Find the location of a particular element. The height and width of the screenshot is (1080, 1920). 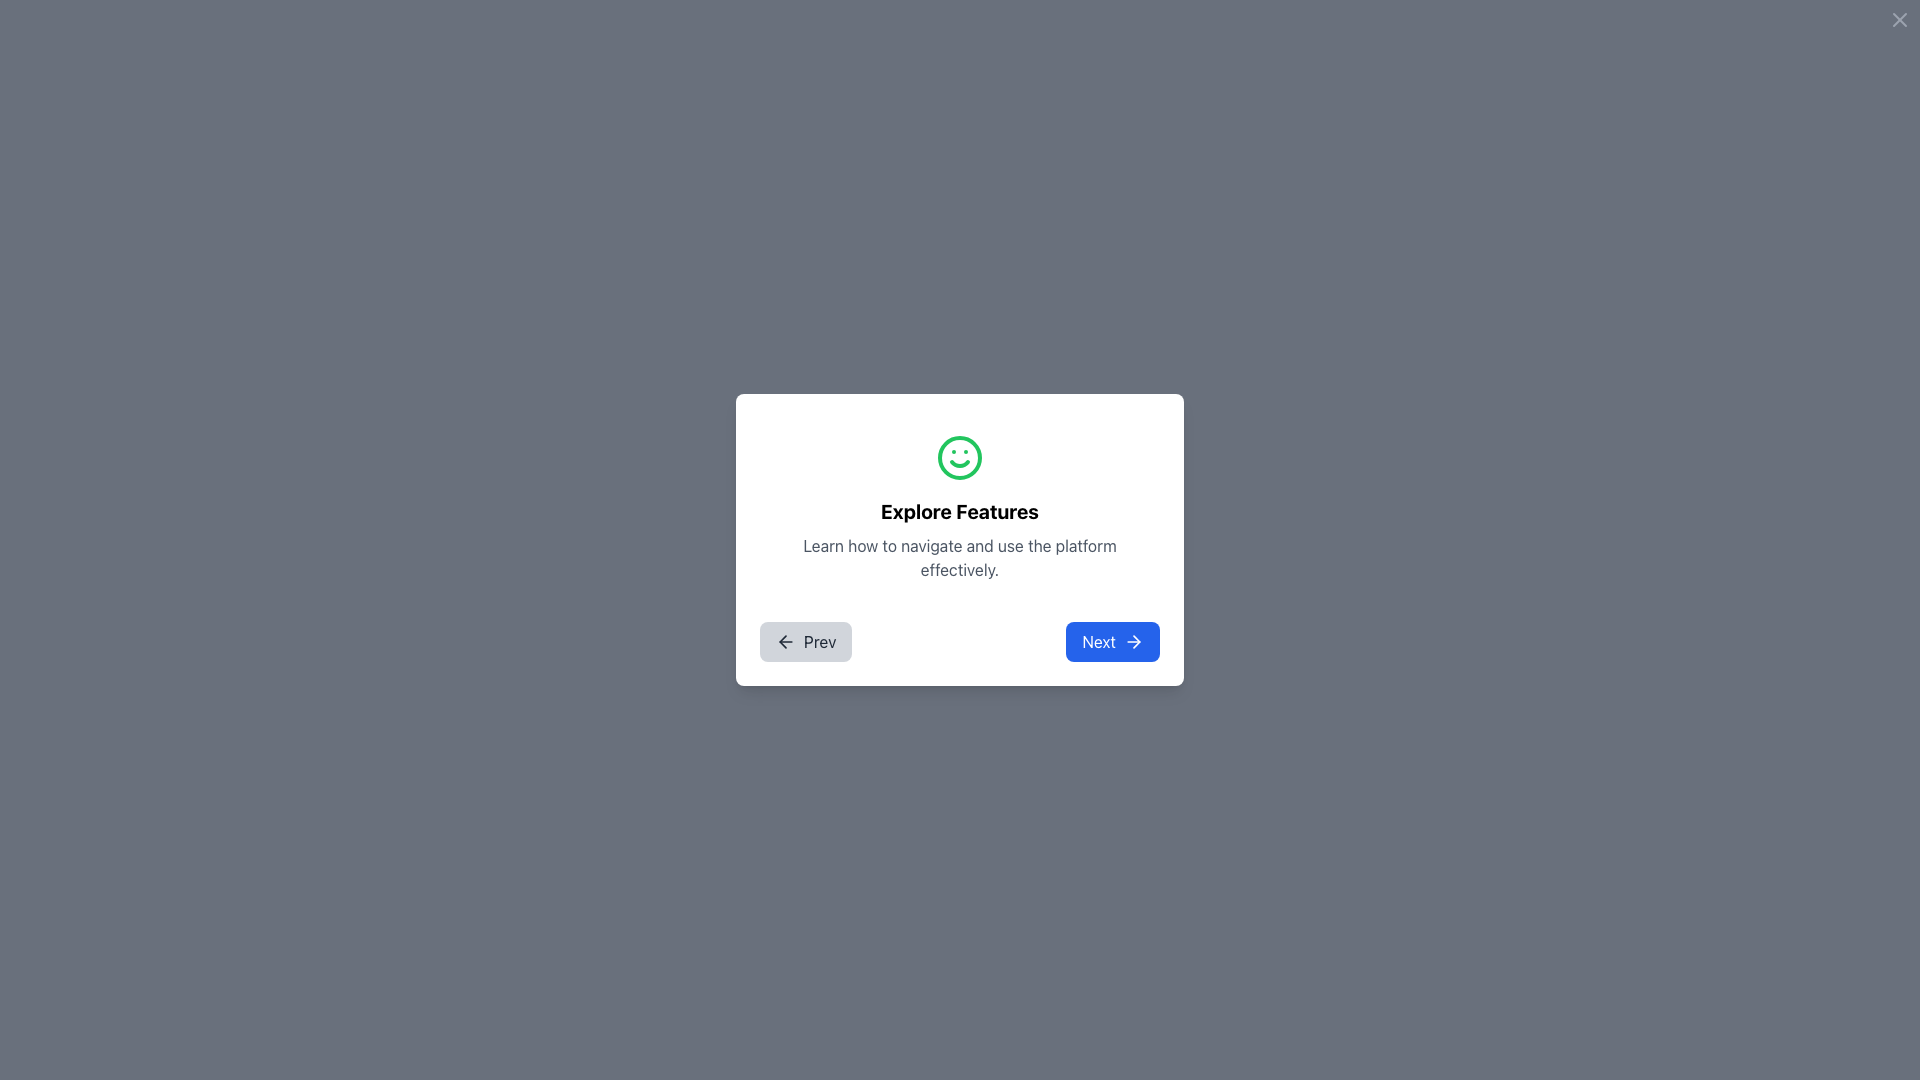

the explanatory text label located below 'Explore Features' in the centered popup UI section is located at coordinates (960, 558).